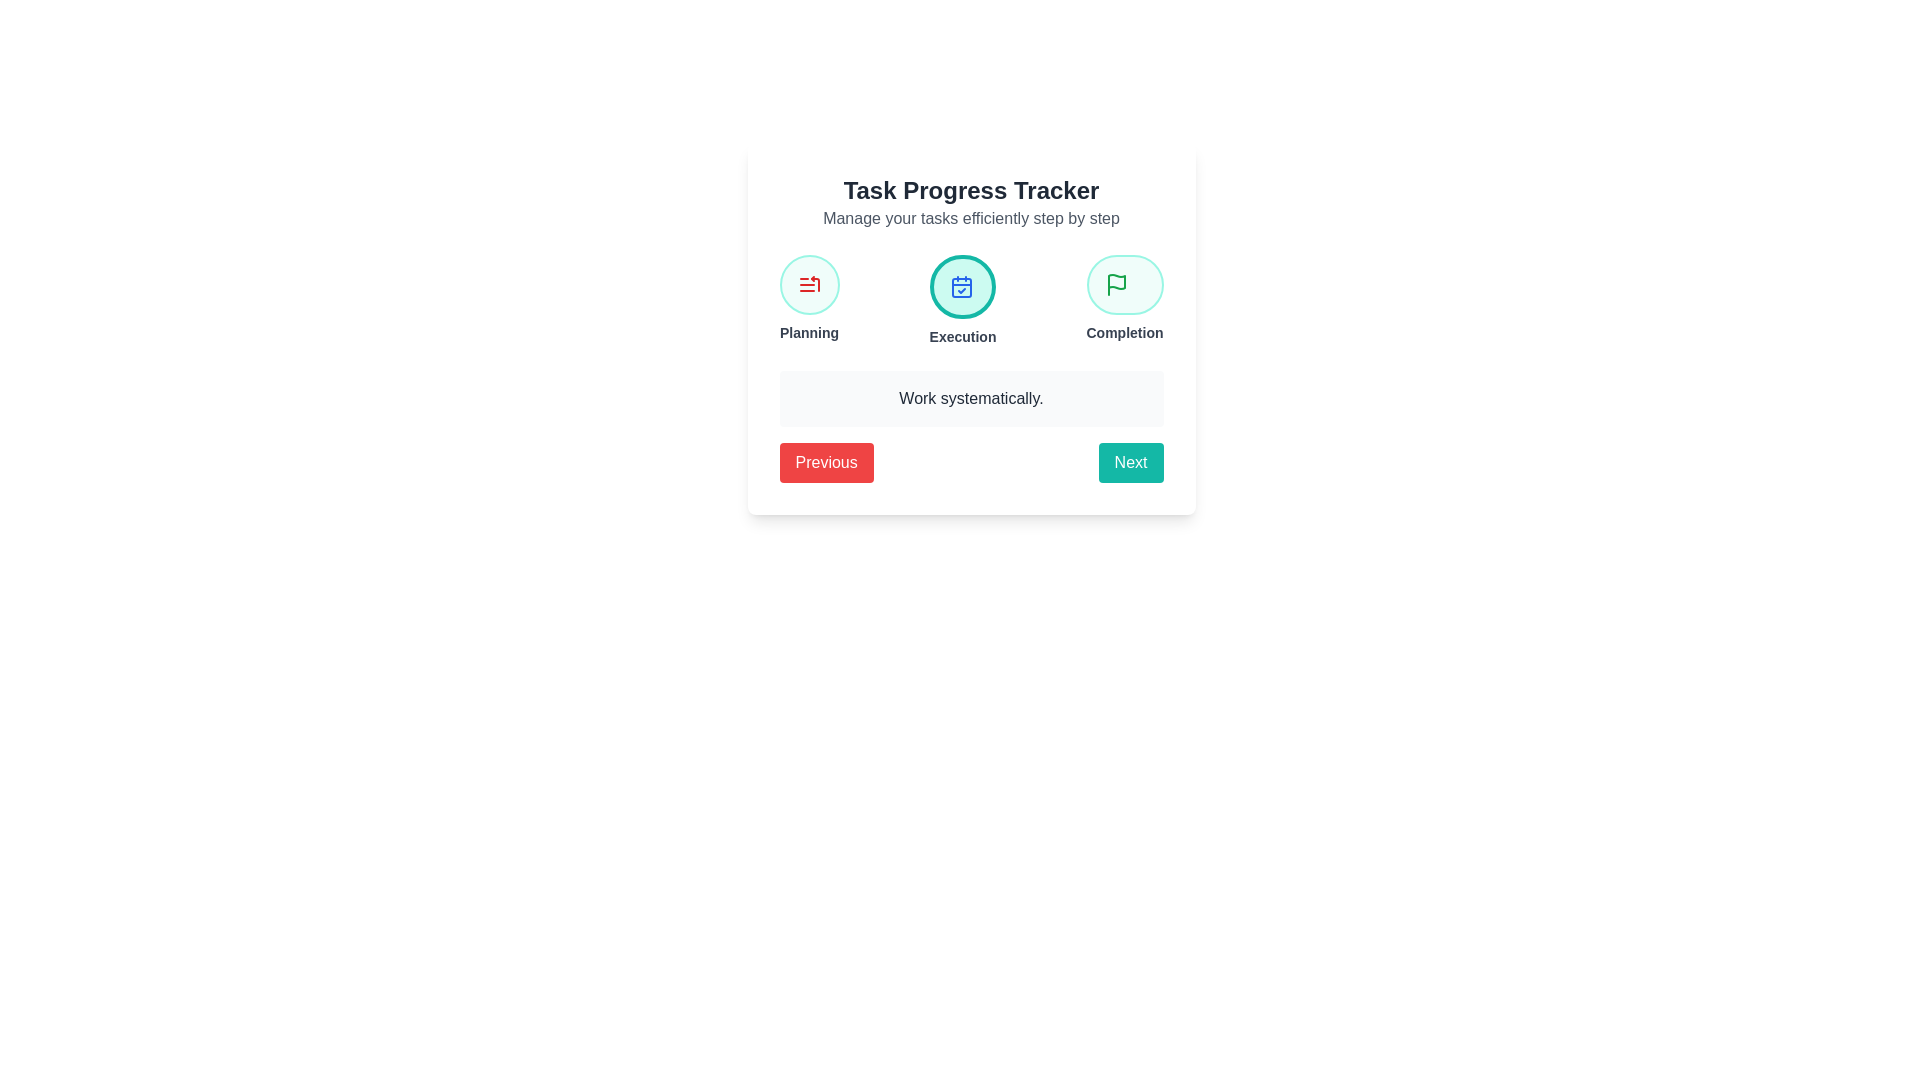  Describe the element at coordinates (1131, 462) in the screenshot. I see `the Next button to navigate between steps` at that location.